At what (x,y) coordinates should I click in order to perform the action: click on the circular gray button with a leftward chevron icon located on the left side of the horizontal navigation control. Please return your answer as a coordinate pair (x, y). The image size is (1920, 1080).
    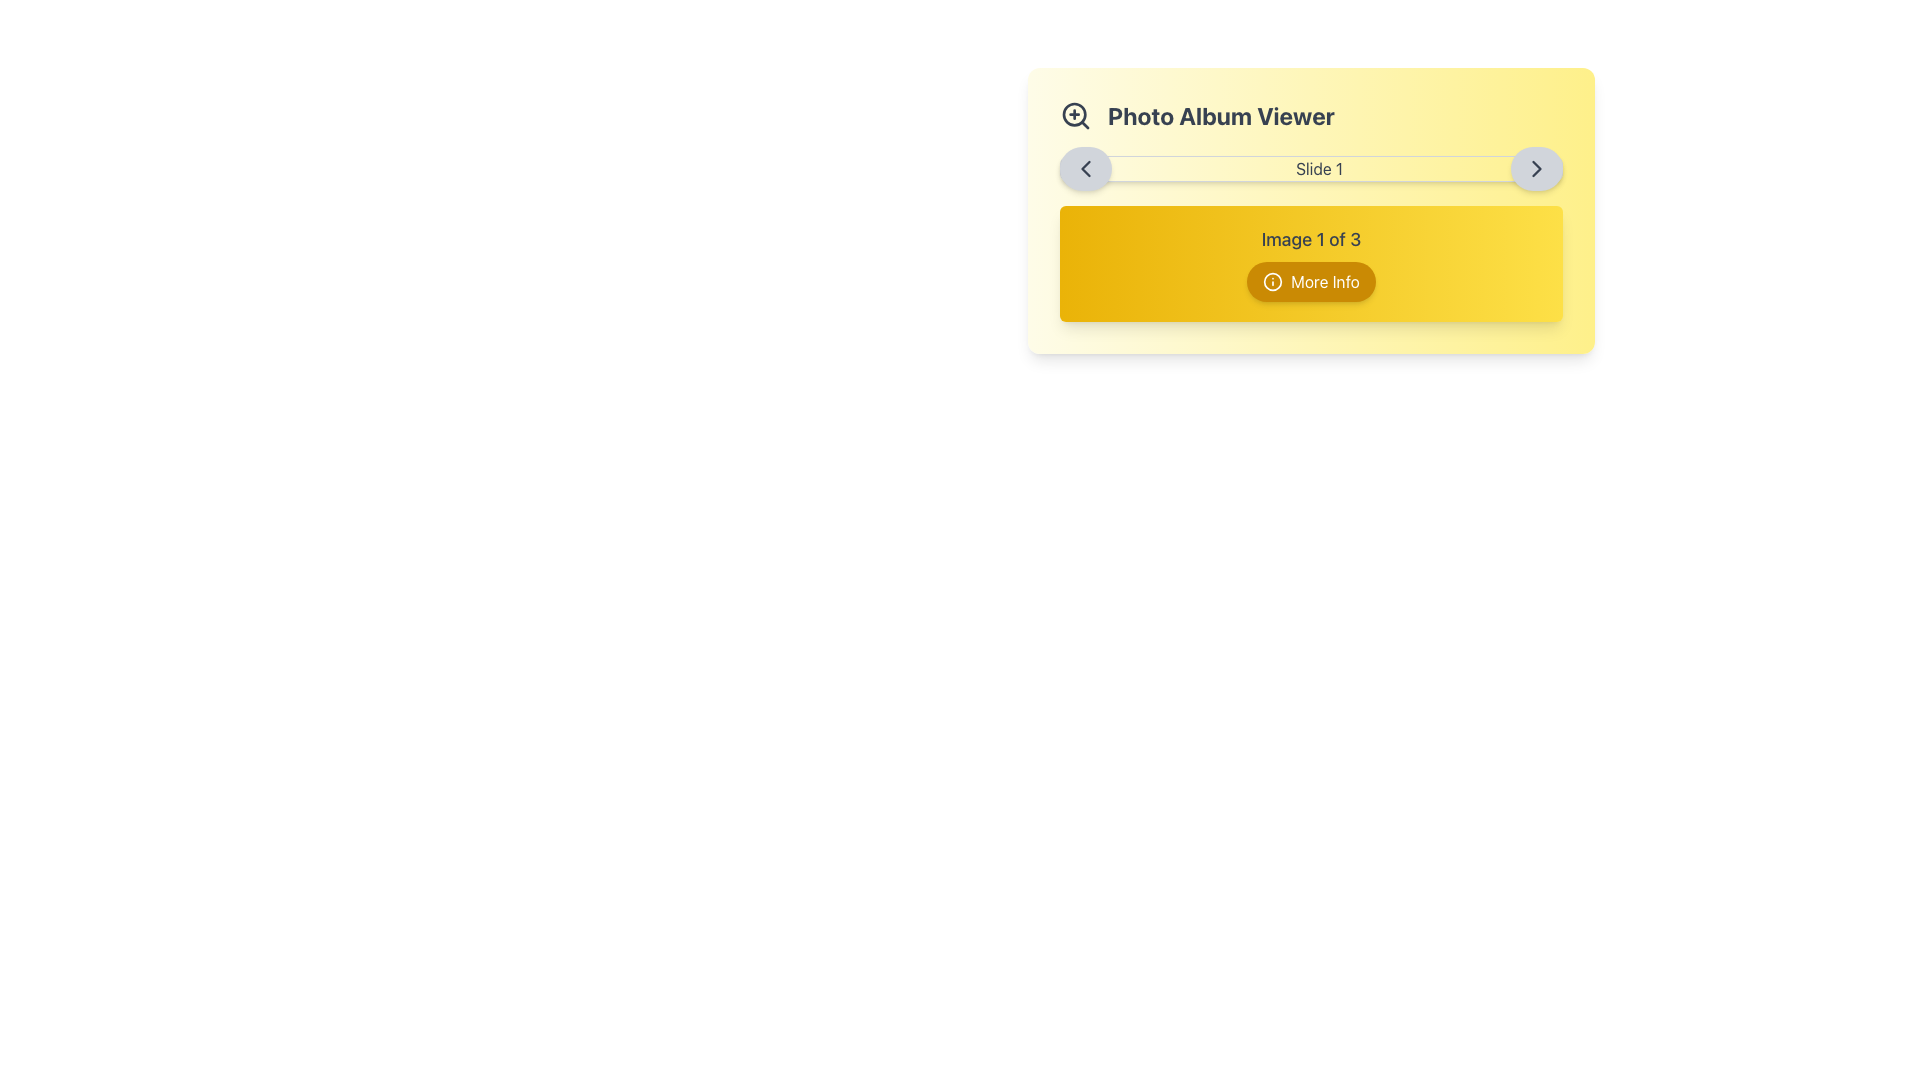
    Looking at the image, I should click on (1084, 168).